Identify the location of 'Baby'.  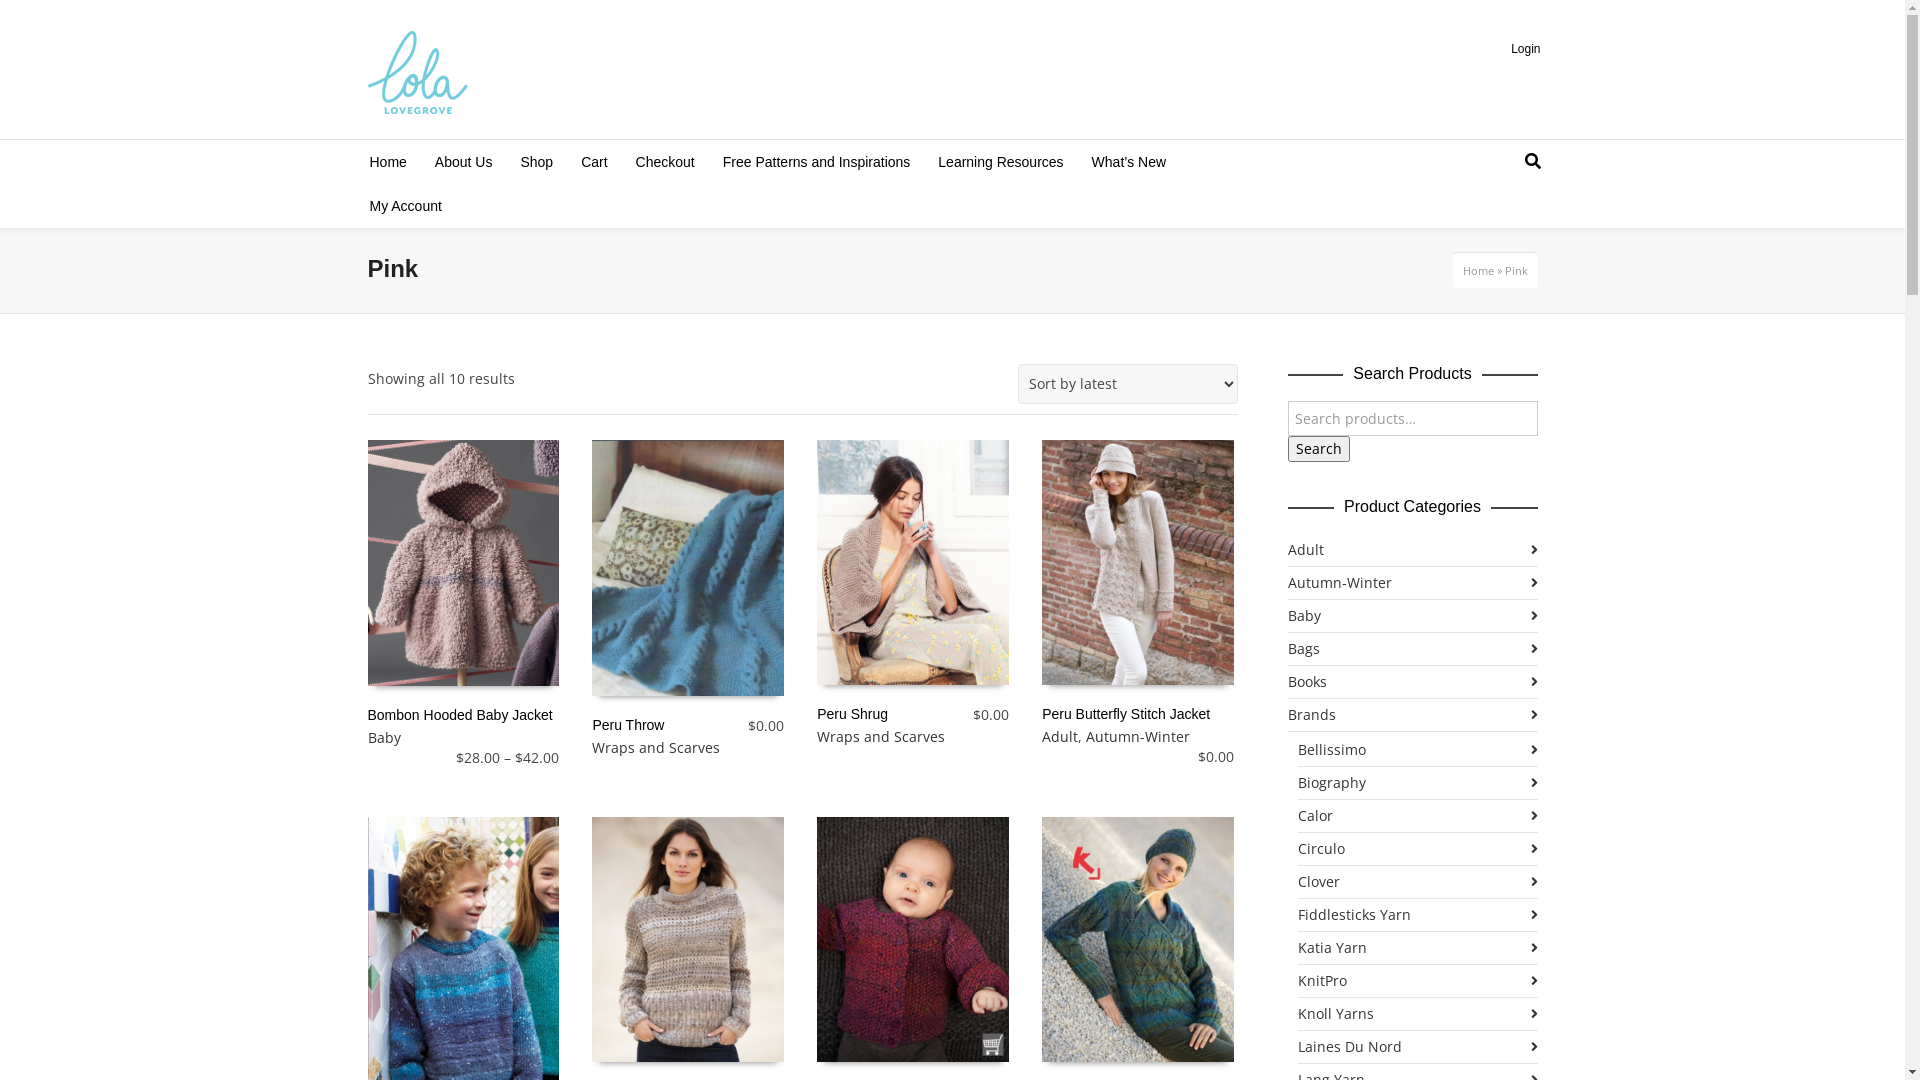
(1287, 615).